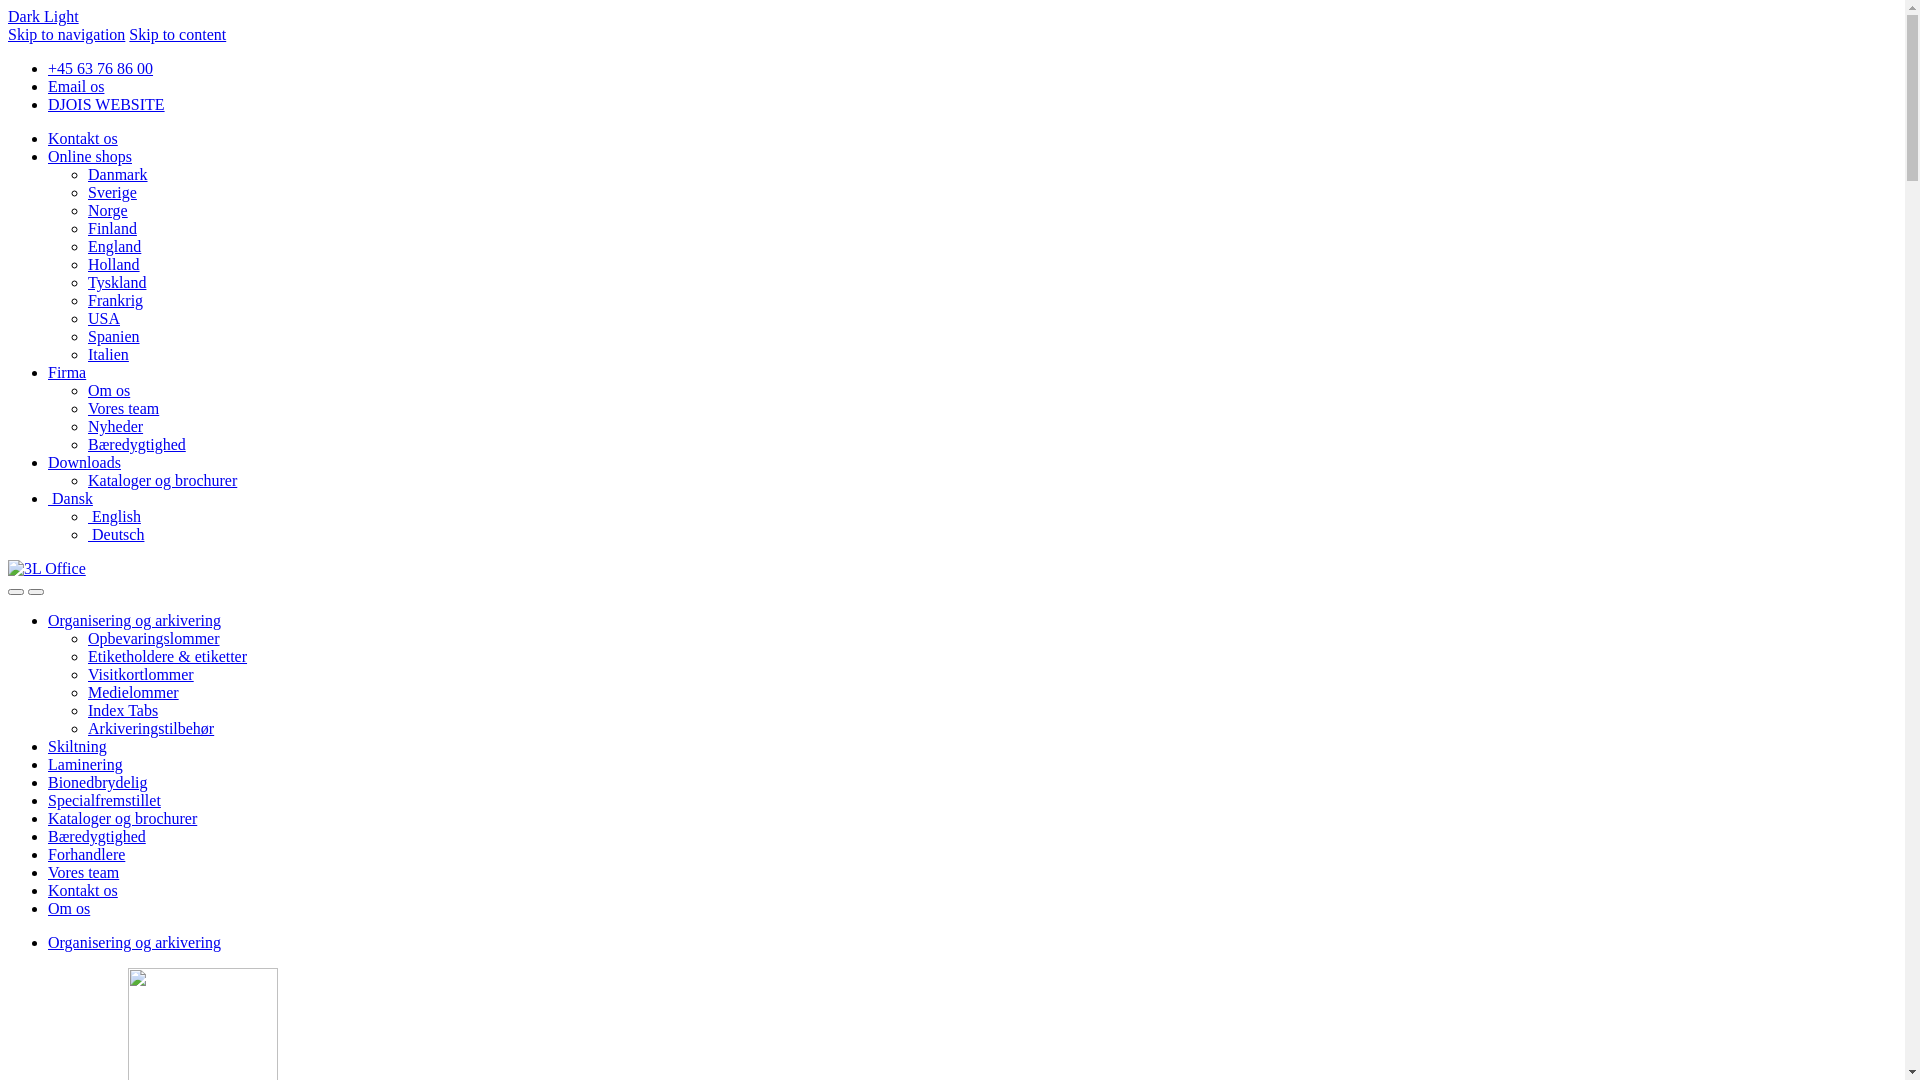  Describe the element at coordinates (113, 335) in the screenshot. I see `'Spanien'` at that location.